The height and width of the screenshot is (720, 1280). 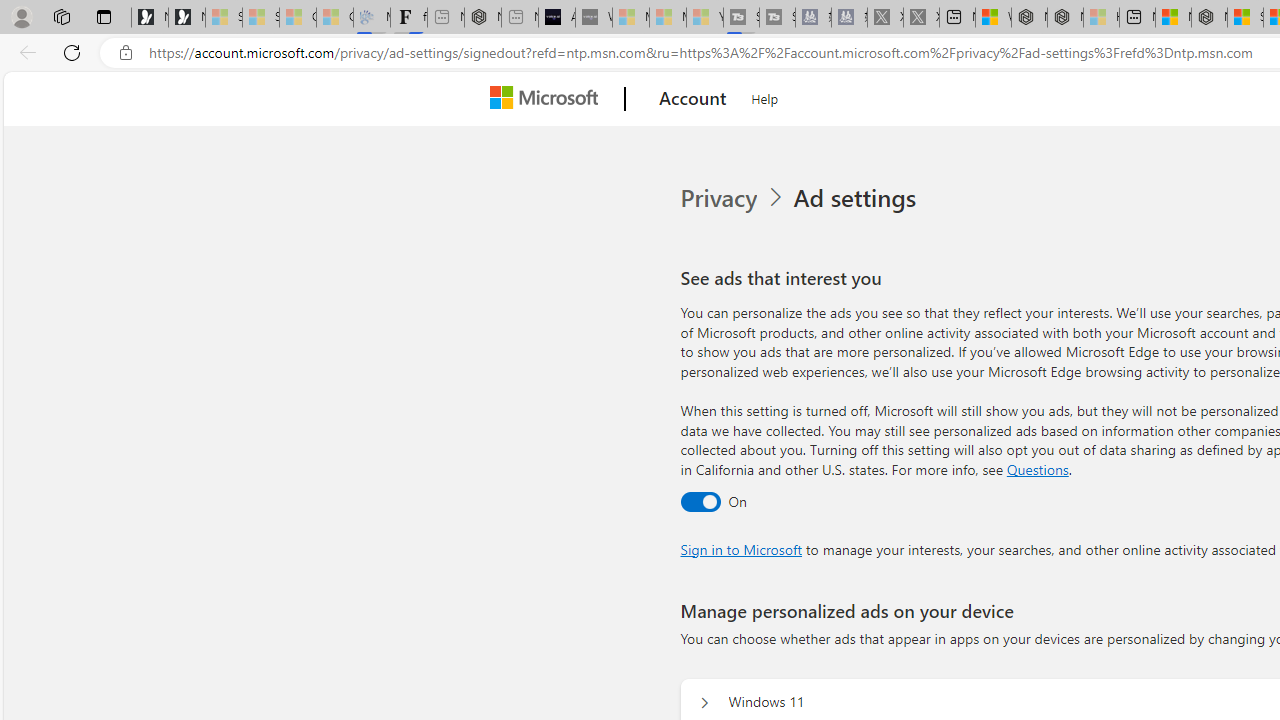 What do you see at coordinates (740, 549) in the screenshot?
I see `'Sign in to Microsoft'` at bounding box center [740, 549].